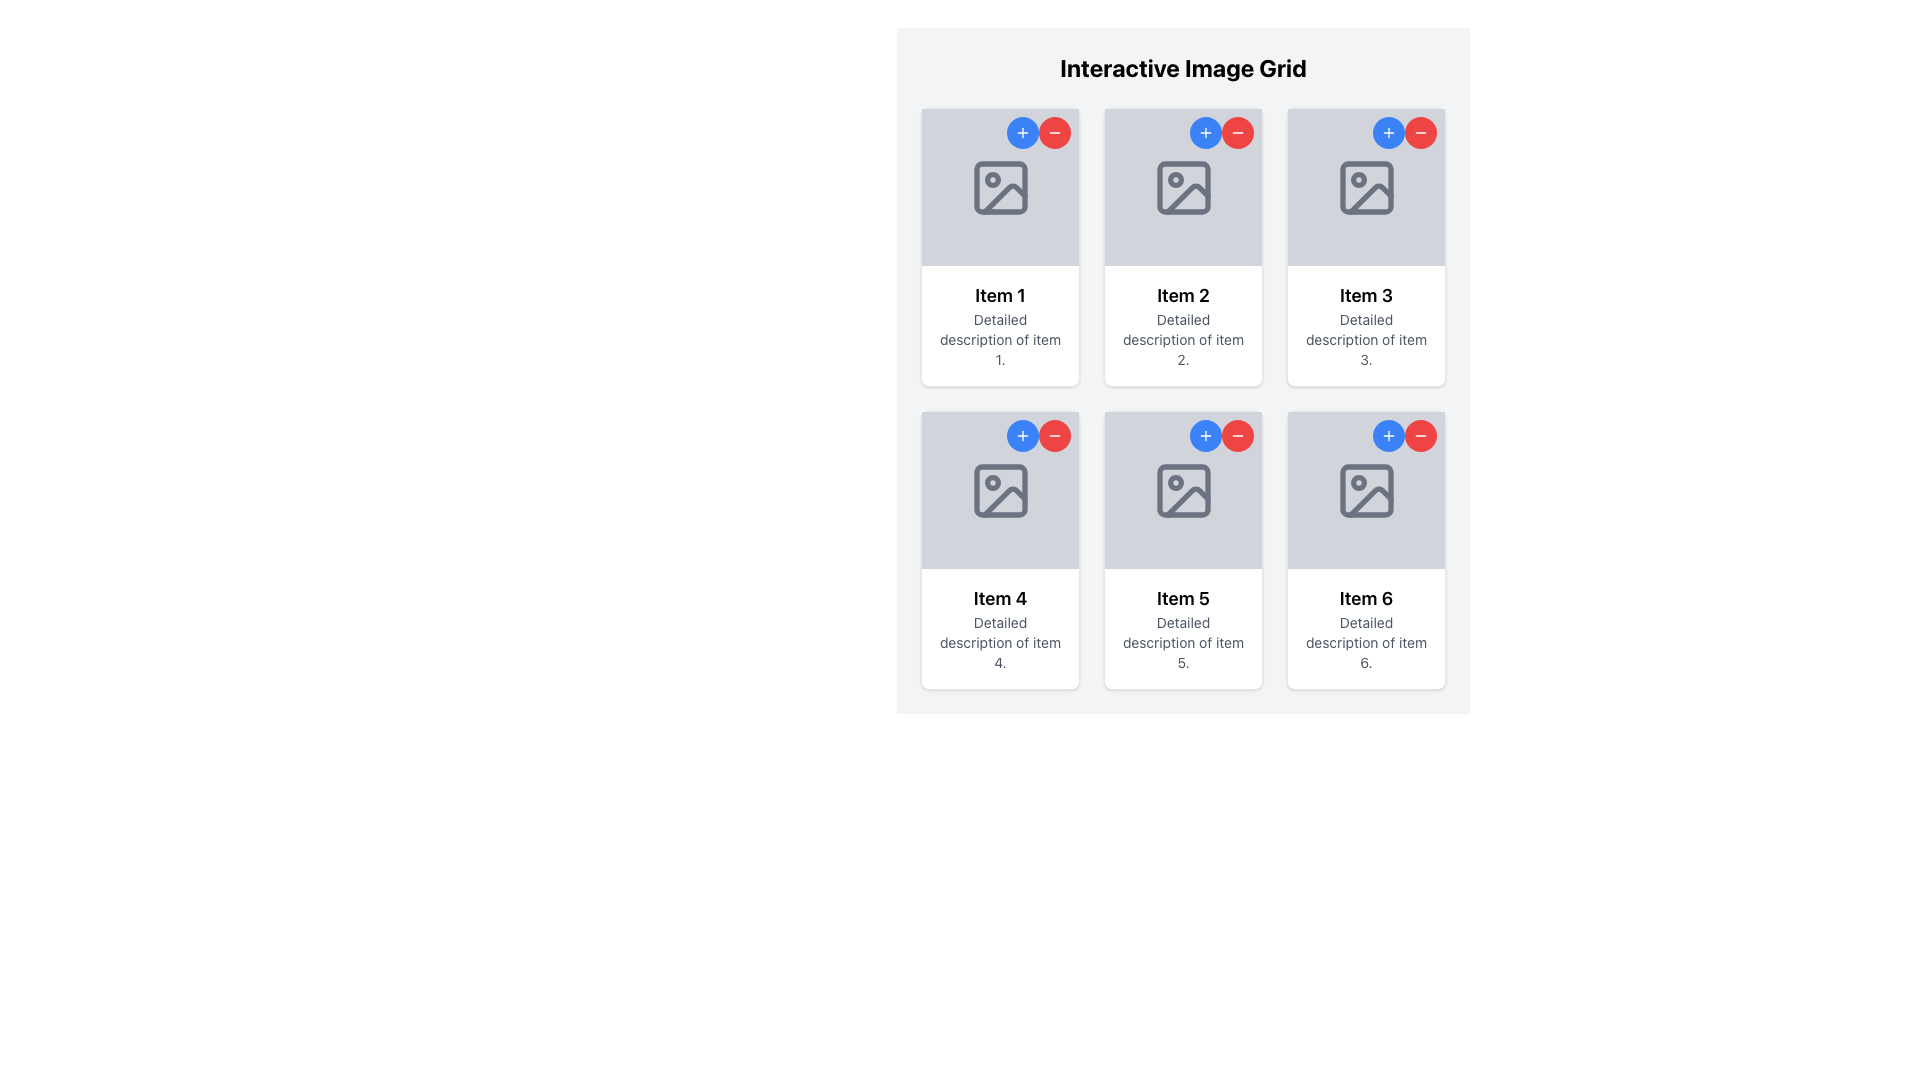  What do you see at coordinates (1365, 627) in the screenshot?
I see `the static text content block that provides a title and descriptive information about the sixth item in the grid, located in the bottom-right corner beneath a gray placeholder image` at bounding box center [1365, 627].